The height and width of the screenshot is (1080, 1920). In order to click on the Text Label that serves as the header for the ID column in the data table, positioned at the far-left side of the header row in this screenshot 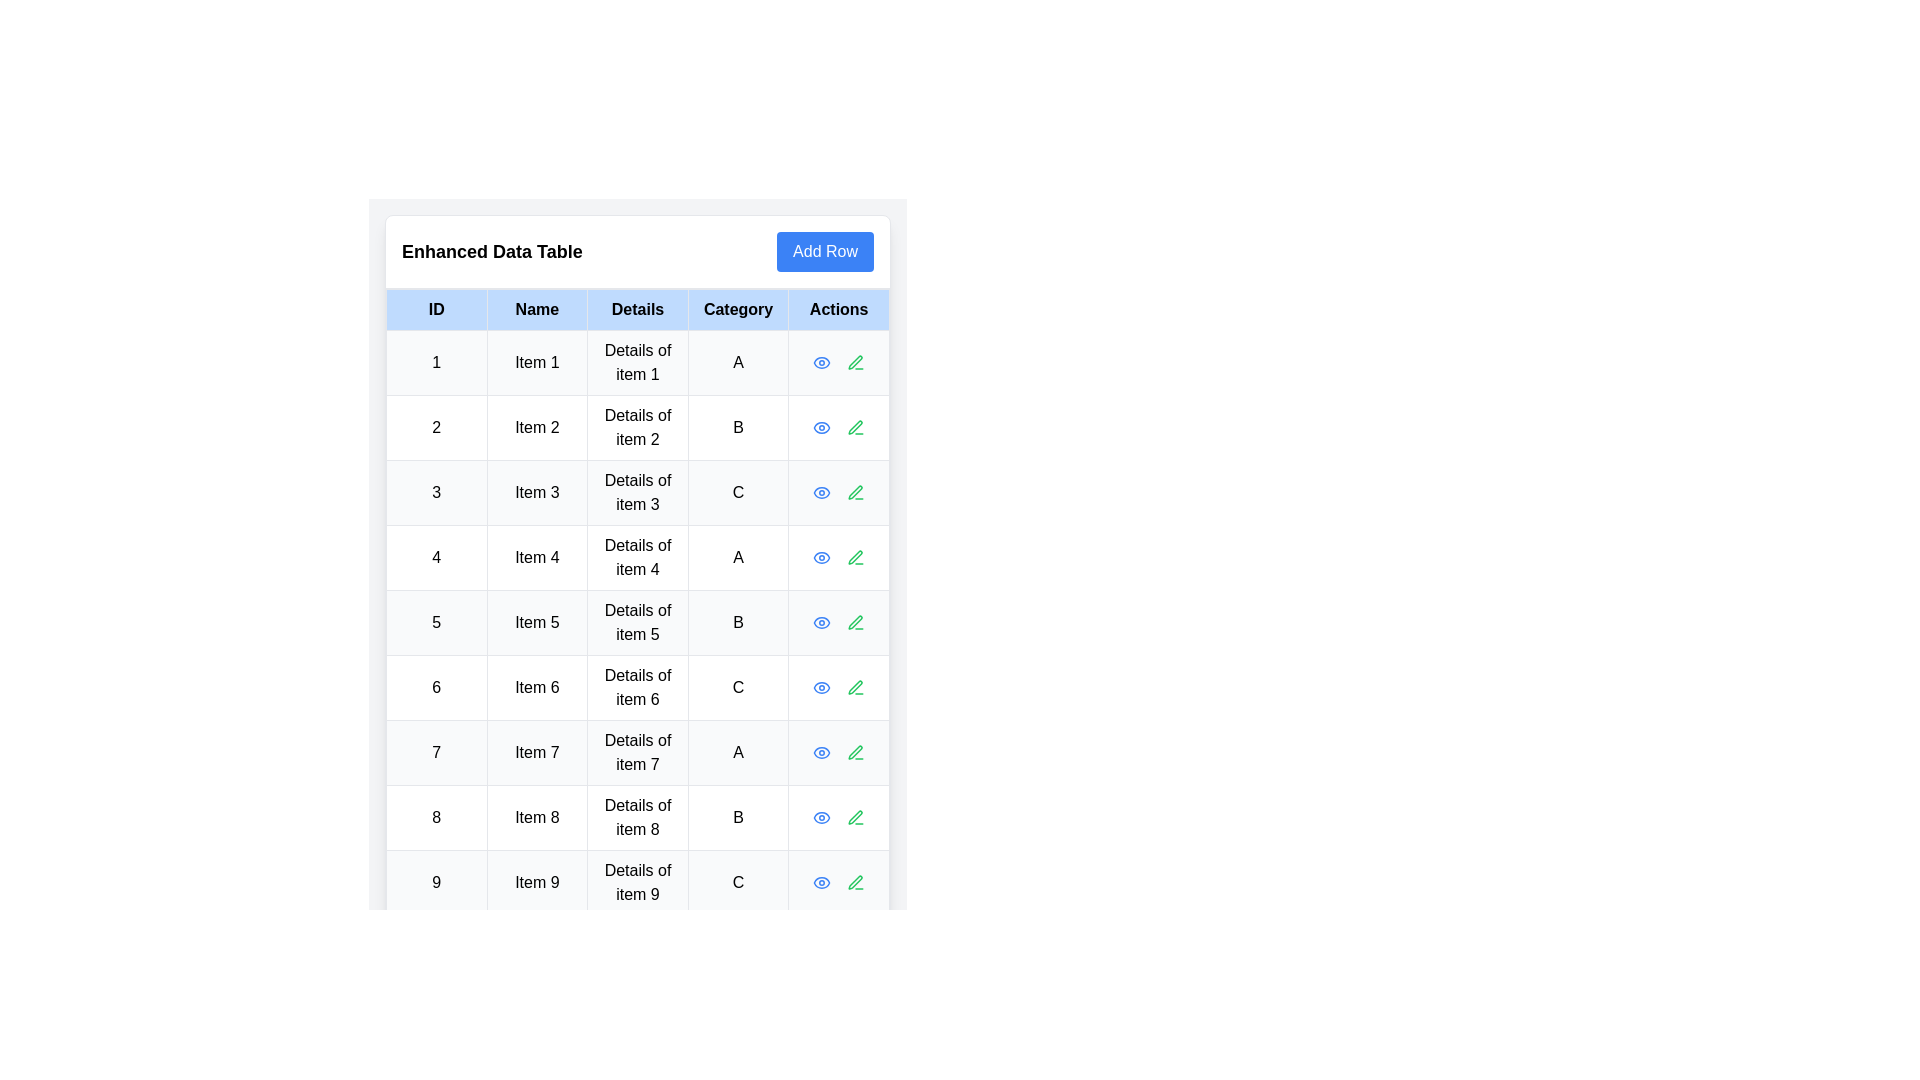, I will do `click(435, 309)`.